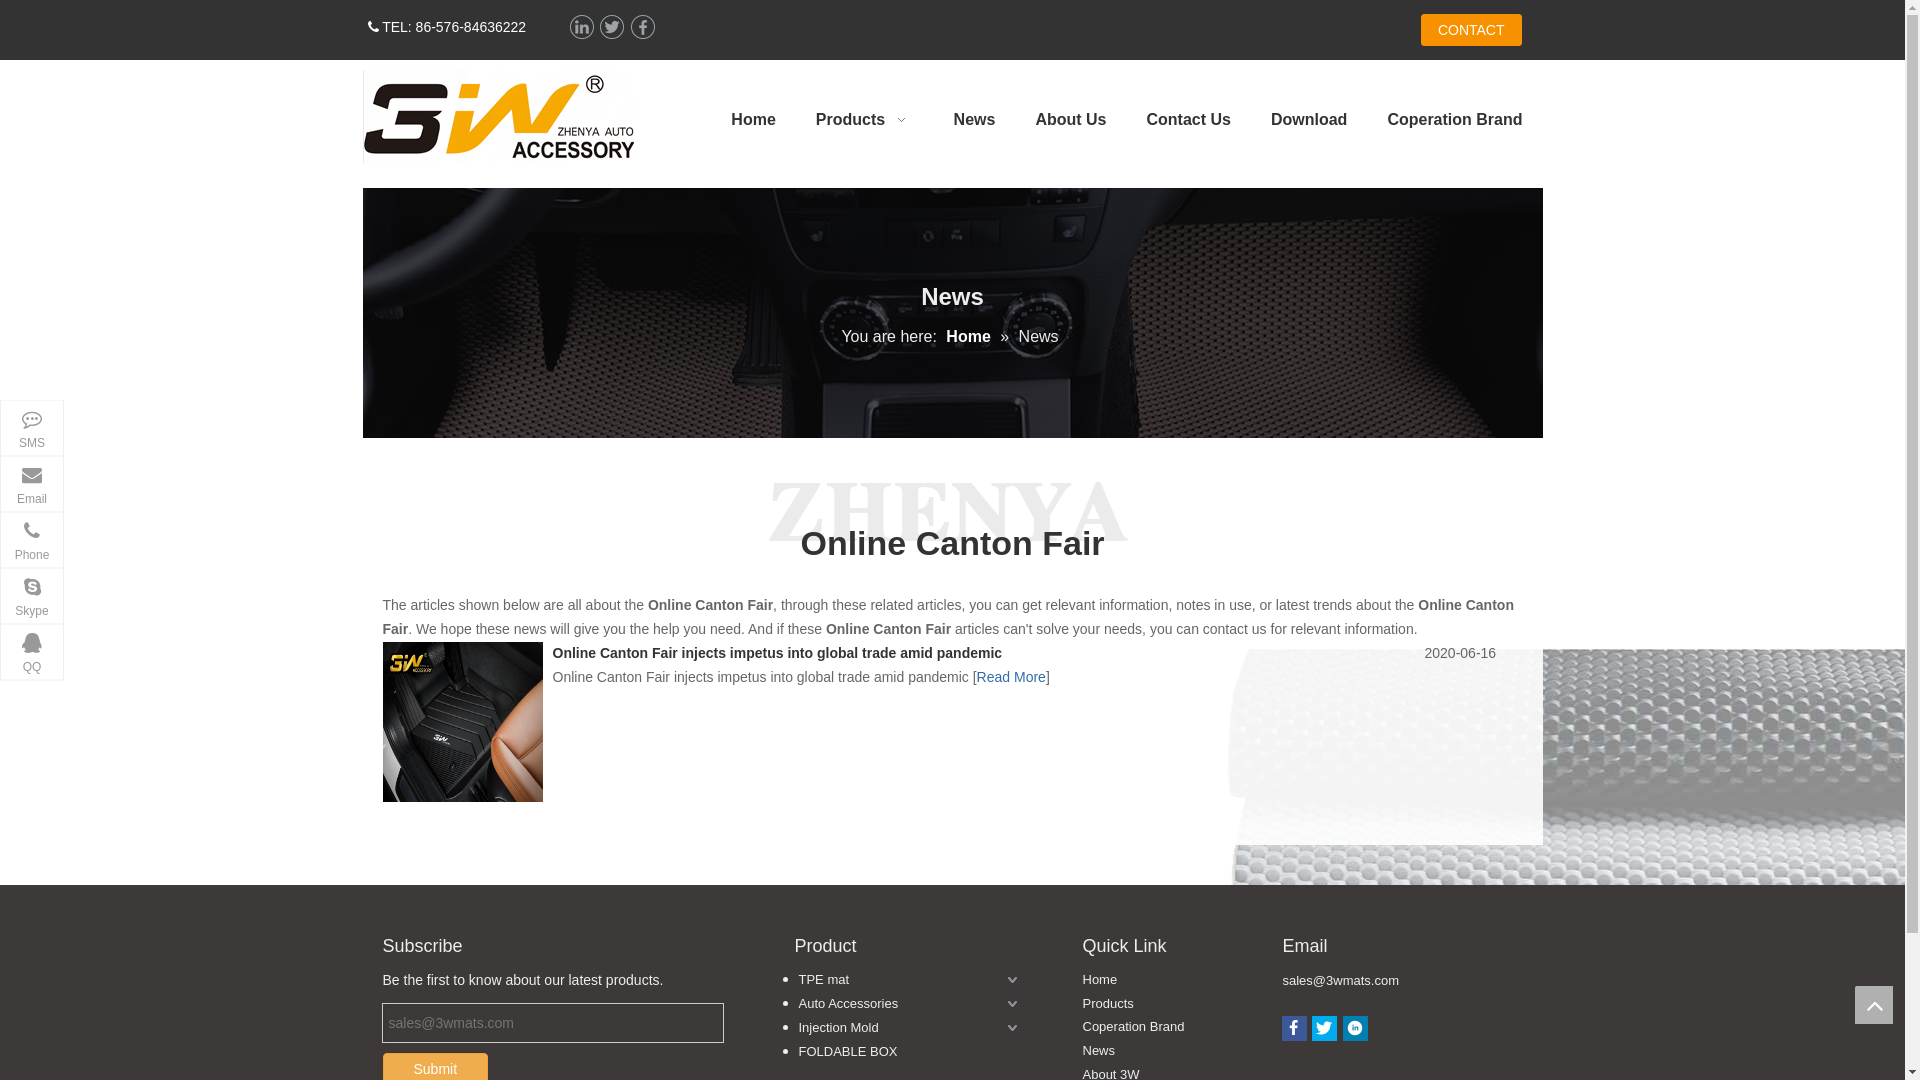  I want to click on '8165314', so click(497, 116).